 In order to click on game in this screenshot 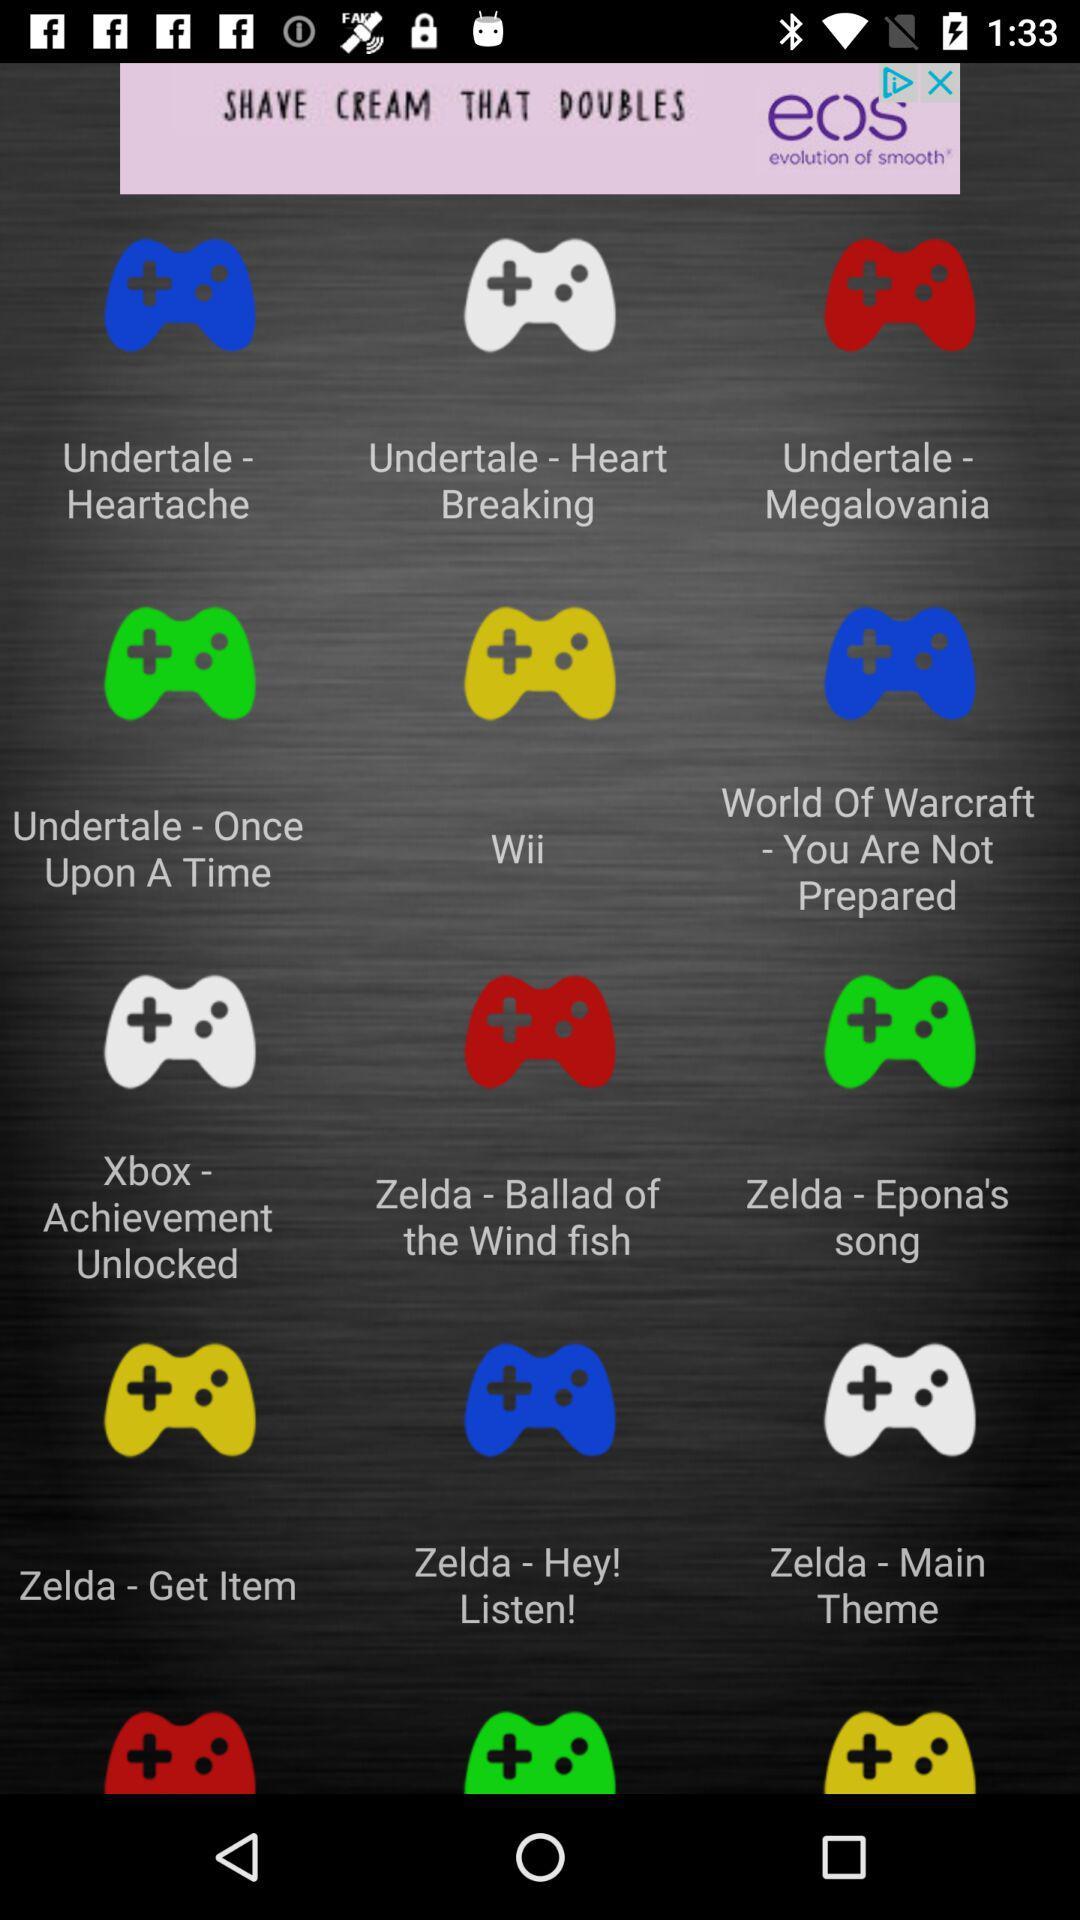, I will do `click(180, 1740)`.